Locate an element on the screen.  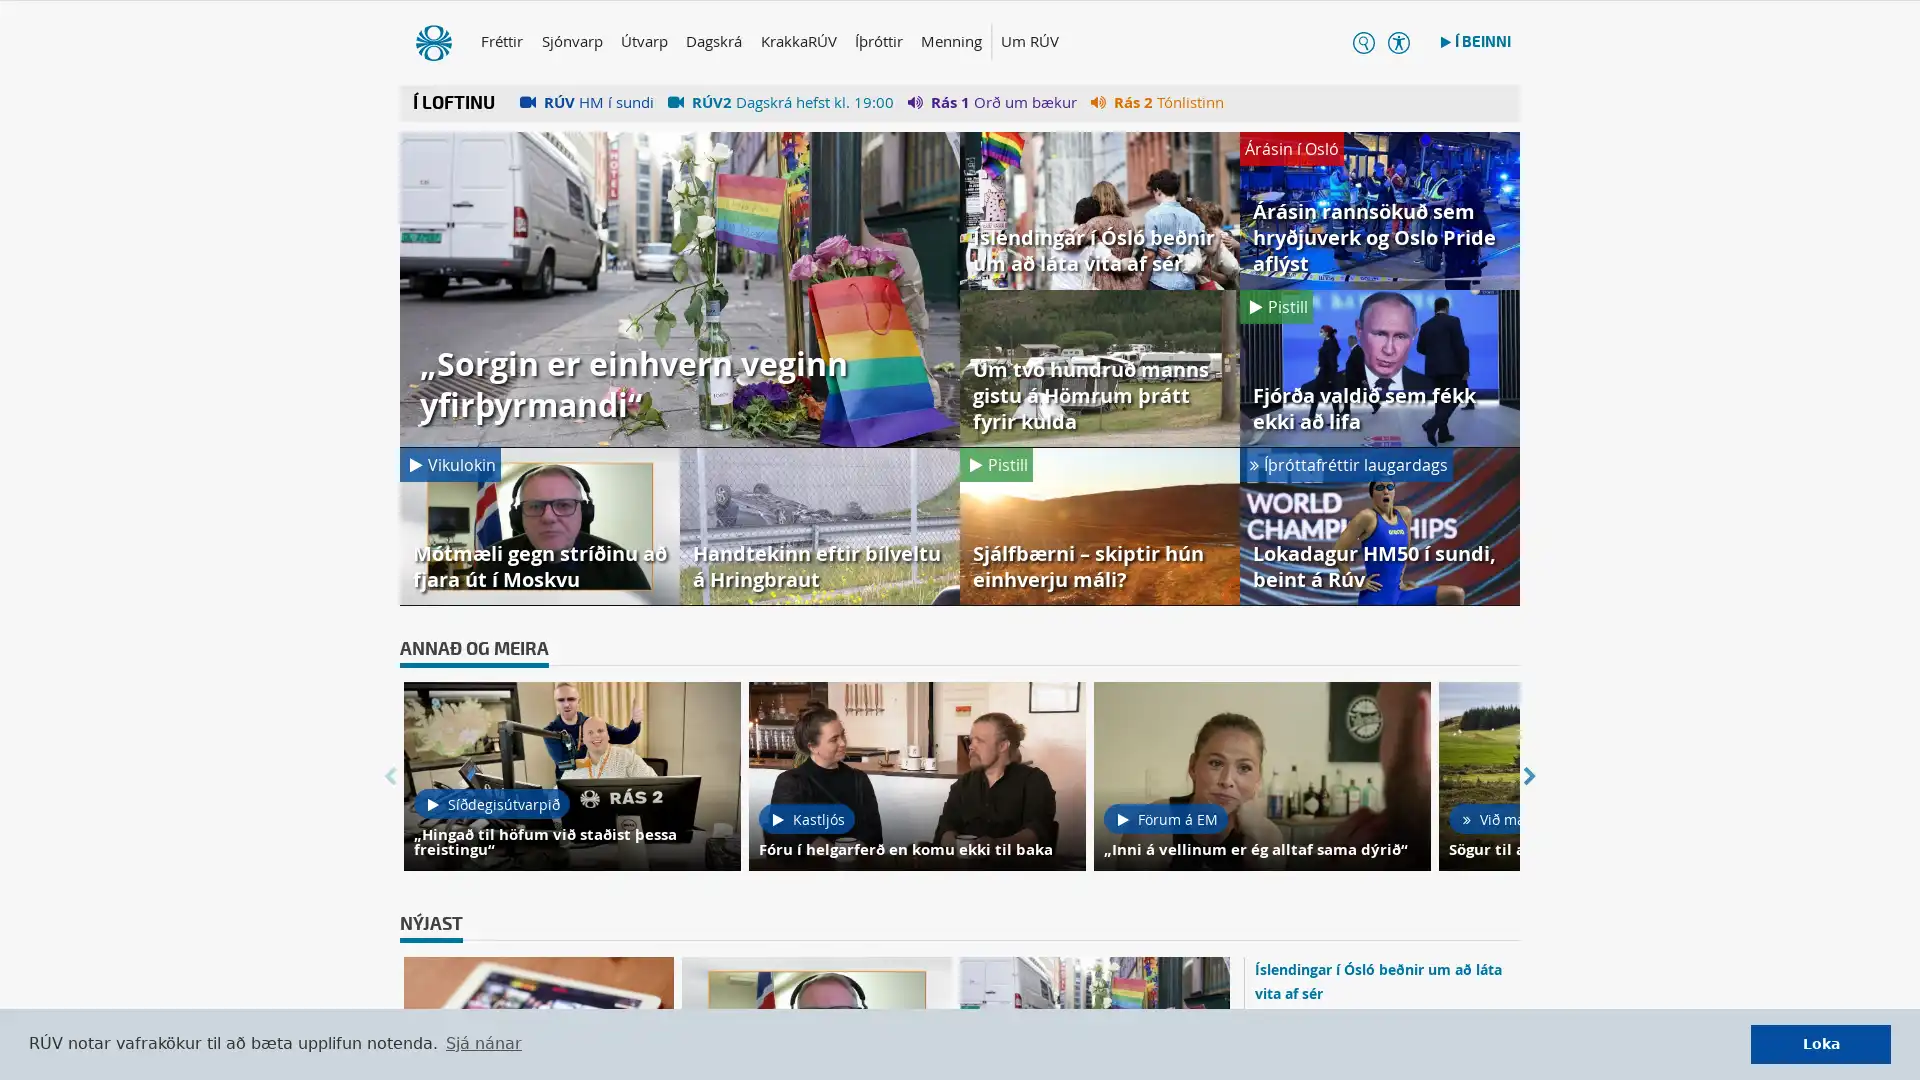
Next is located at coordinates (1529, 778).